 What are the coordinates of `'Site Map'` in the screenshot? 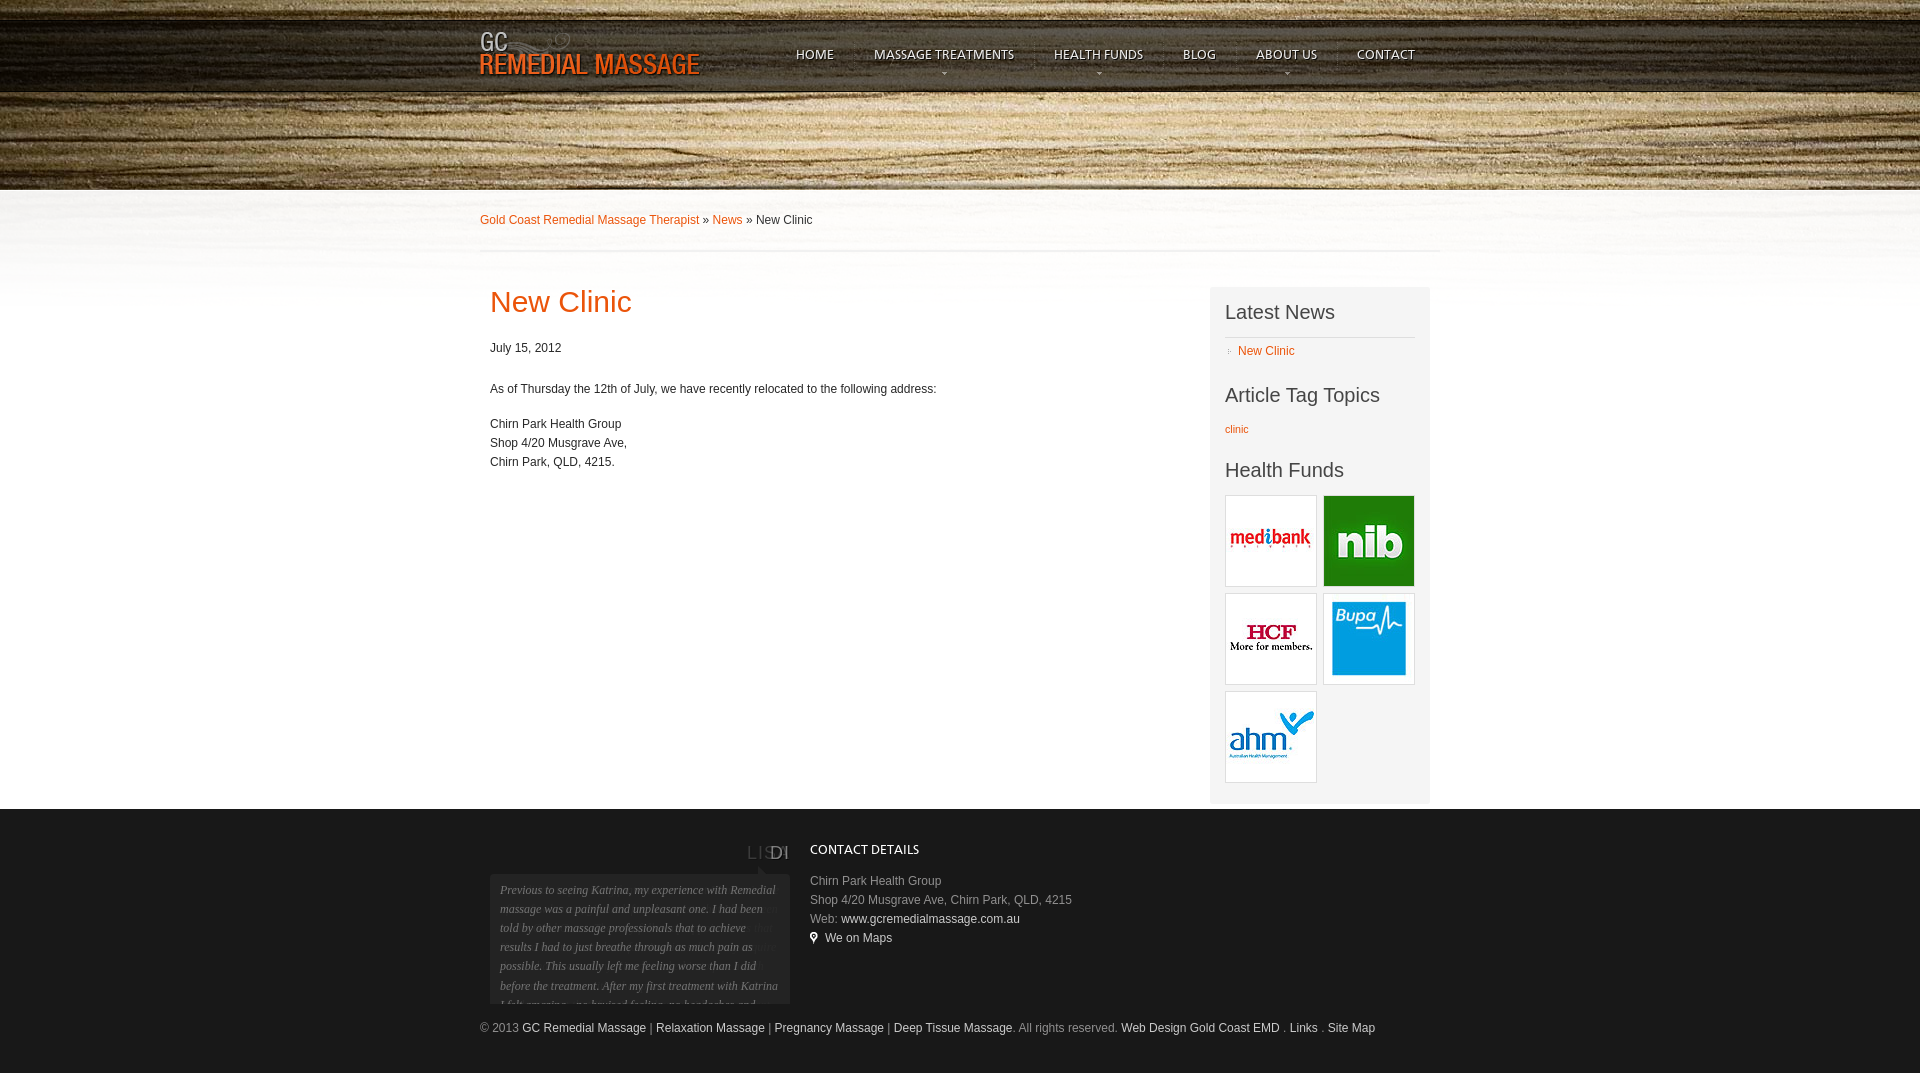 It's located at (1351, 1028).